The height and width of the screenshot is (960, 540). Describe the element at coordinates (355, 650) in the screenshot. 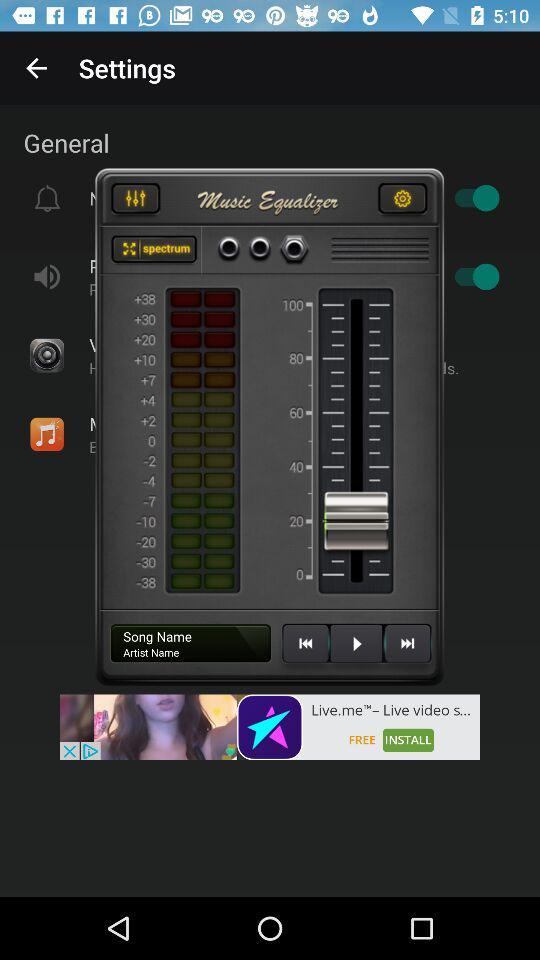

I see `song` at that location.